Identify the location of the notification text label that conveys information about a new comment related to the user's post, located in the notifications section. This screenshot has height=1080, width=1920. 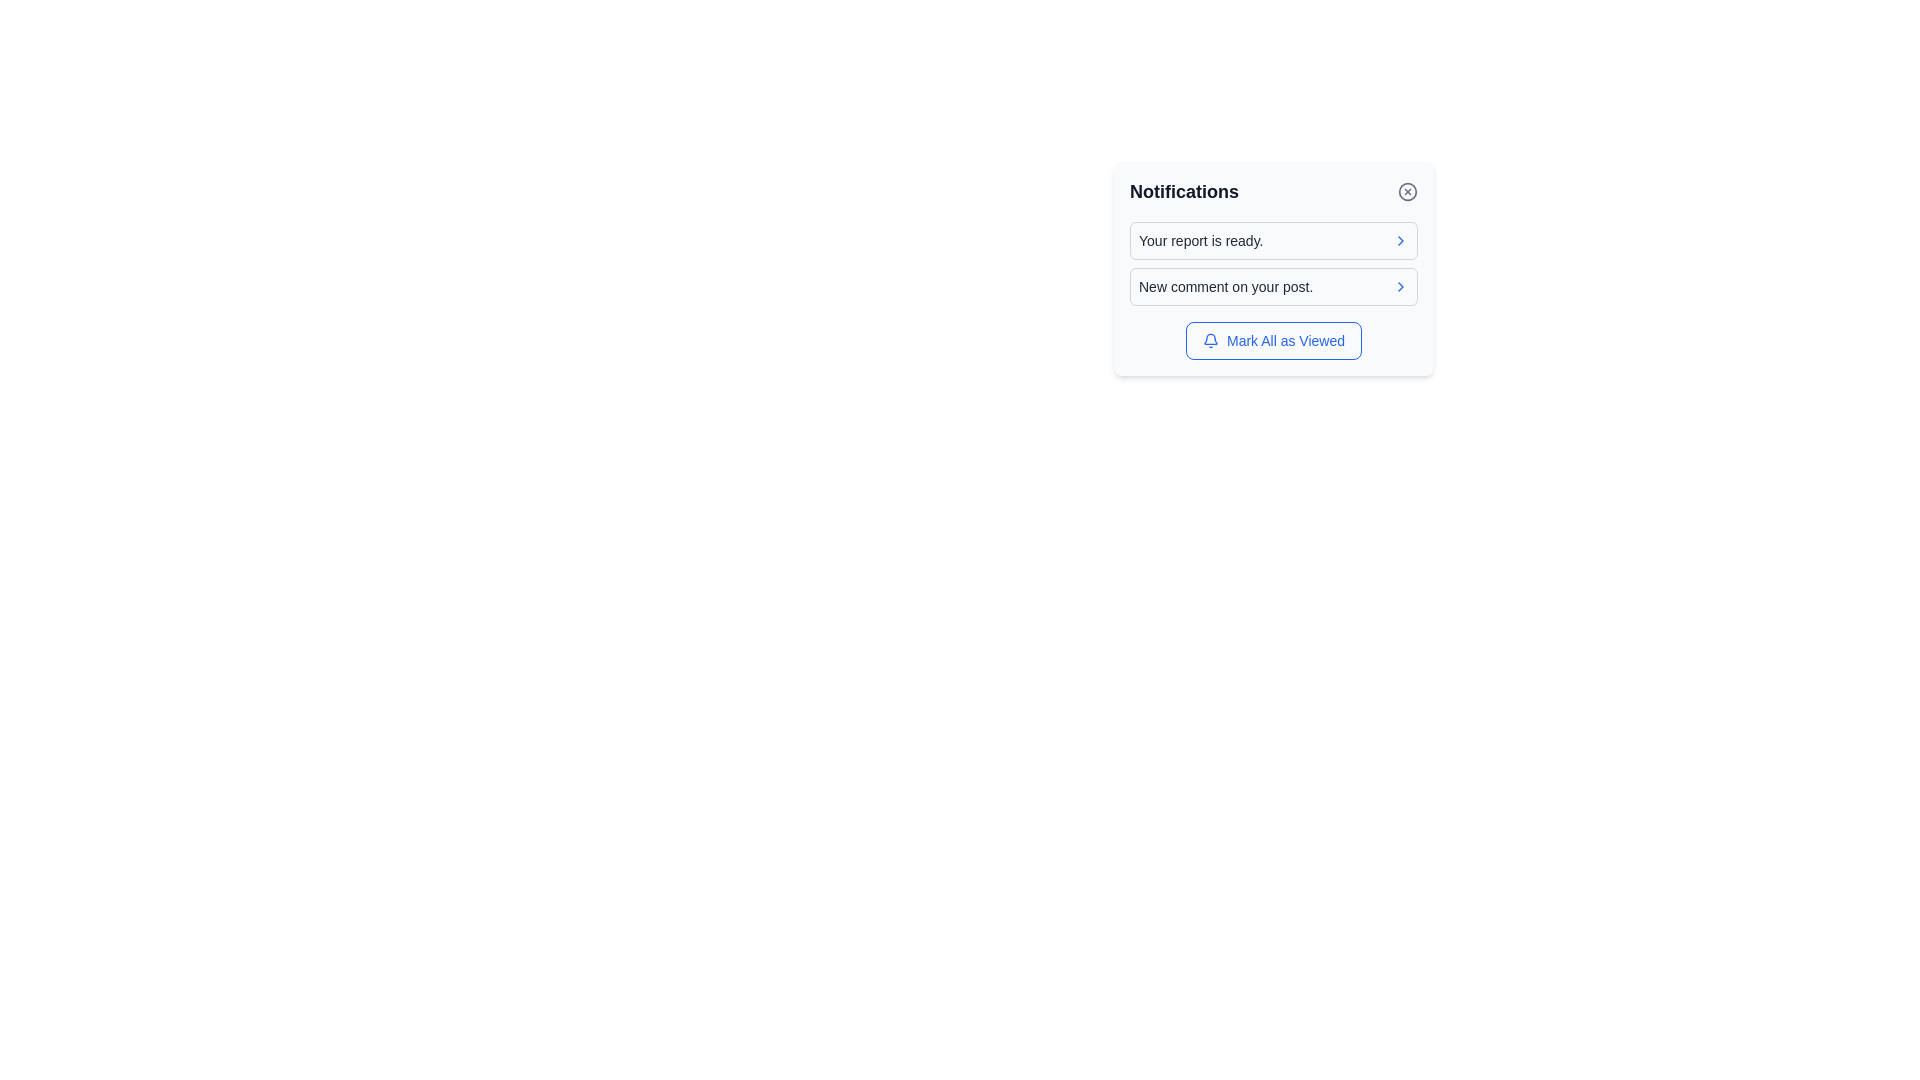
(1225, 286).